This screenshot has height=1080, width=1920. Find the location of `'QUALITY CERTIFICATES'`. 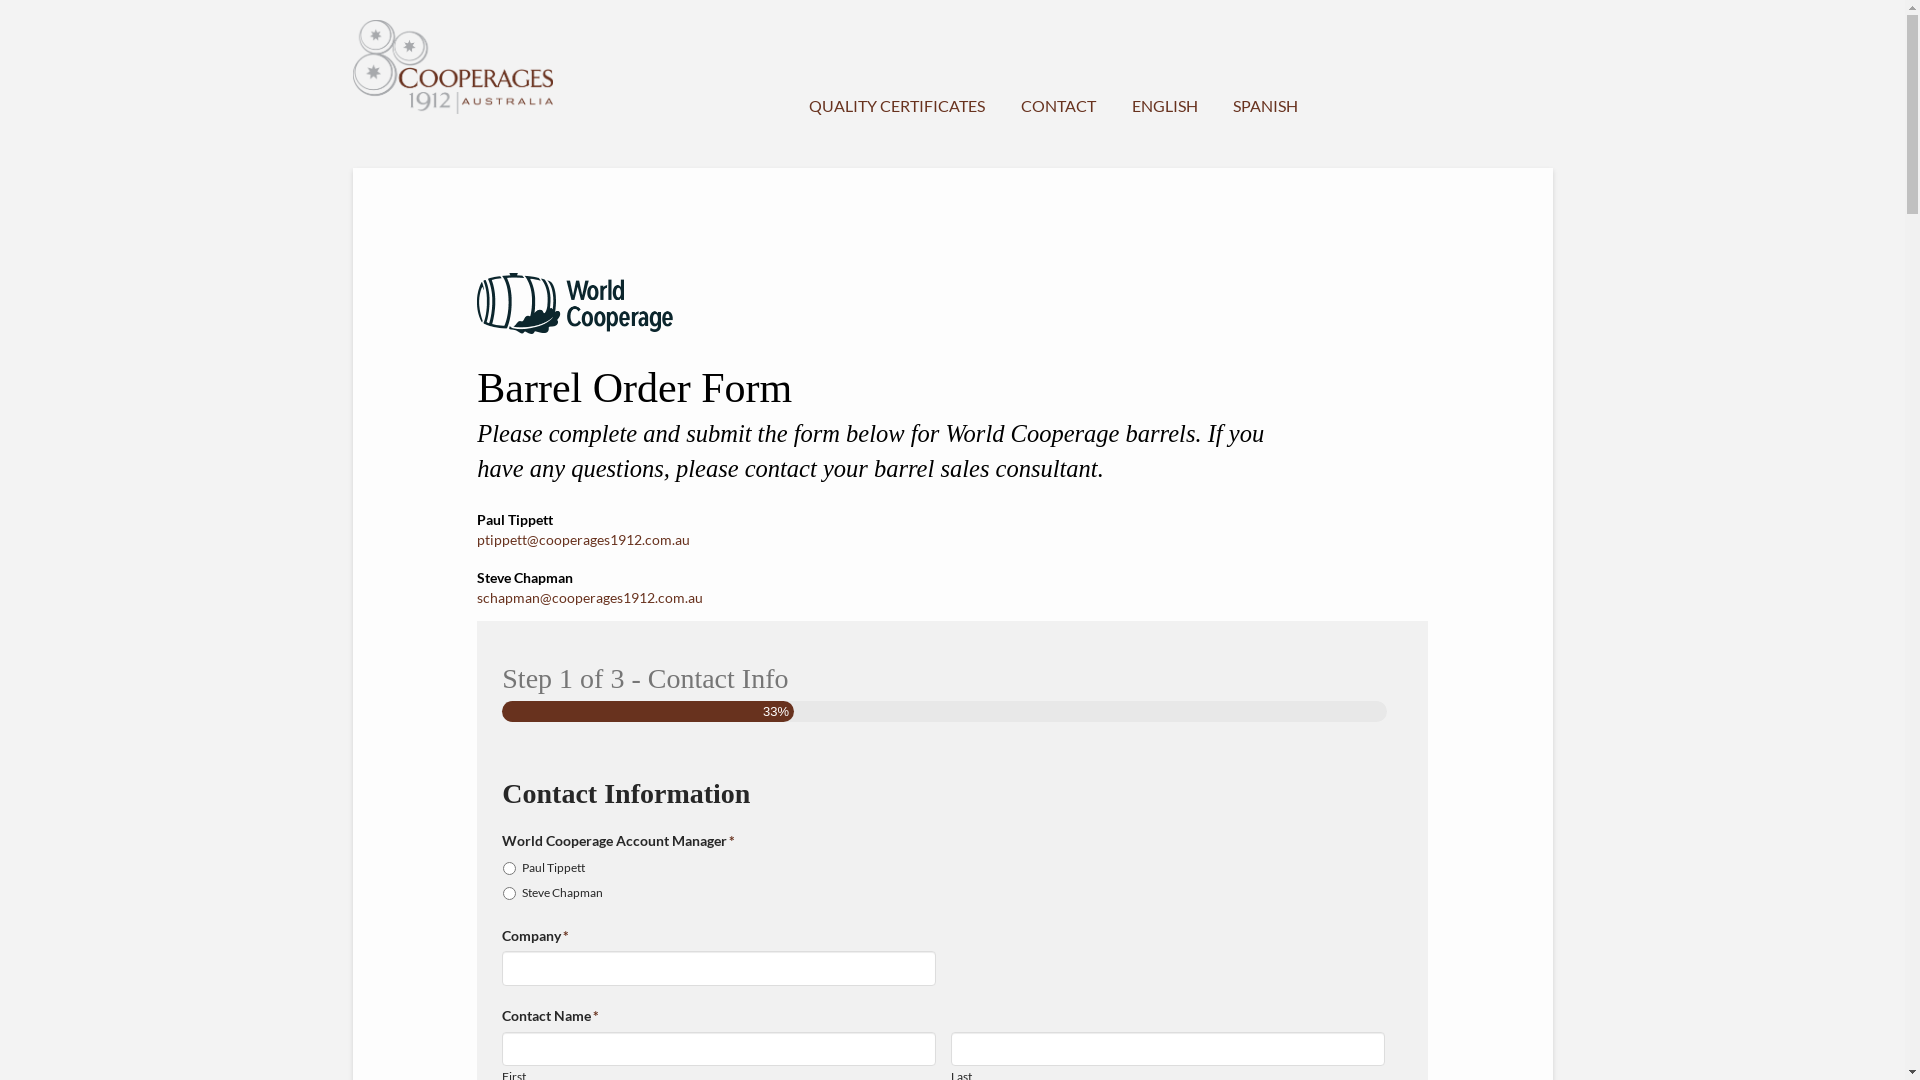

'QUALITY CERTIFICATES' is located at coordinates (895, 70).